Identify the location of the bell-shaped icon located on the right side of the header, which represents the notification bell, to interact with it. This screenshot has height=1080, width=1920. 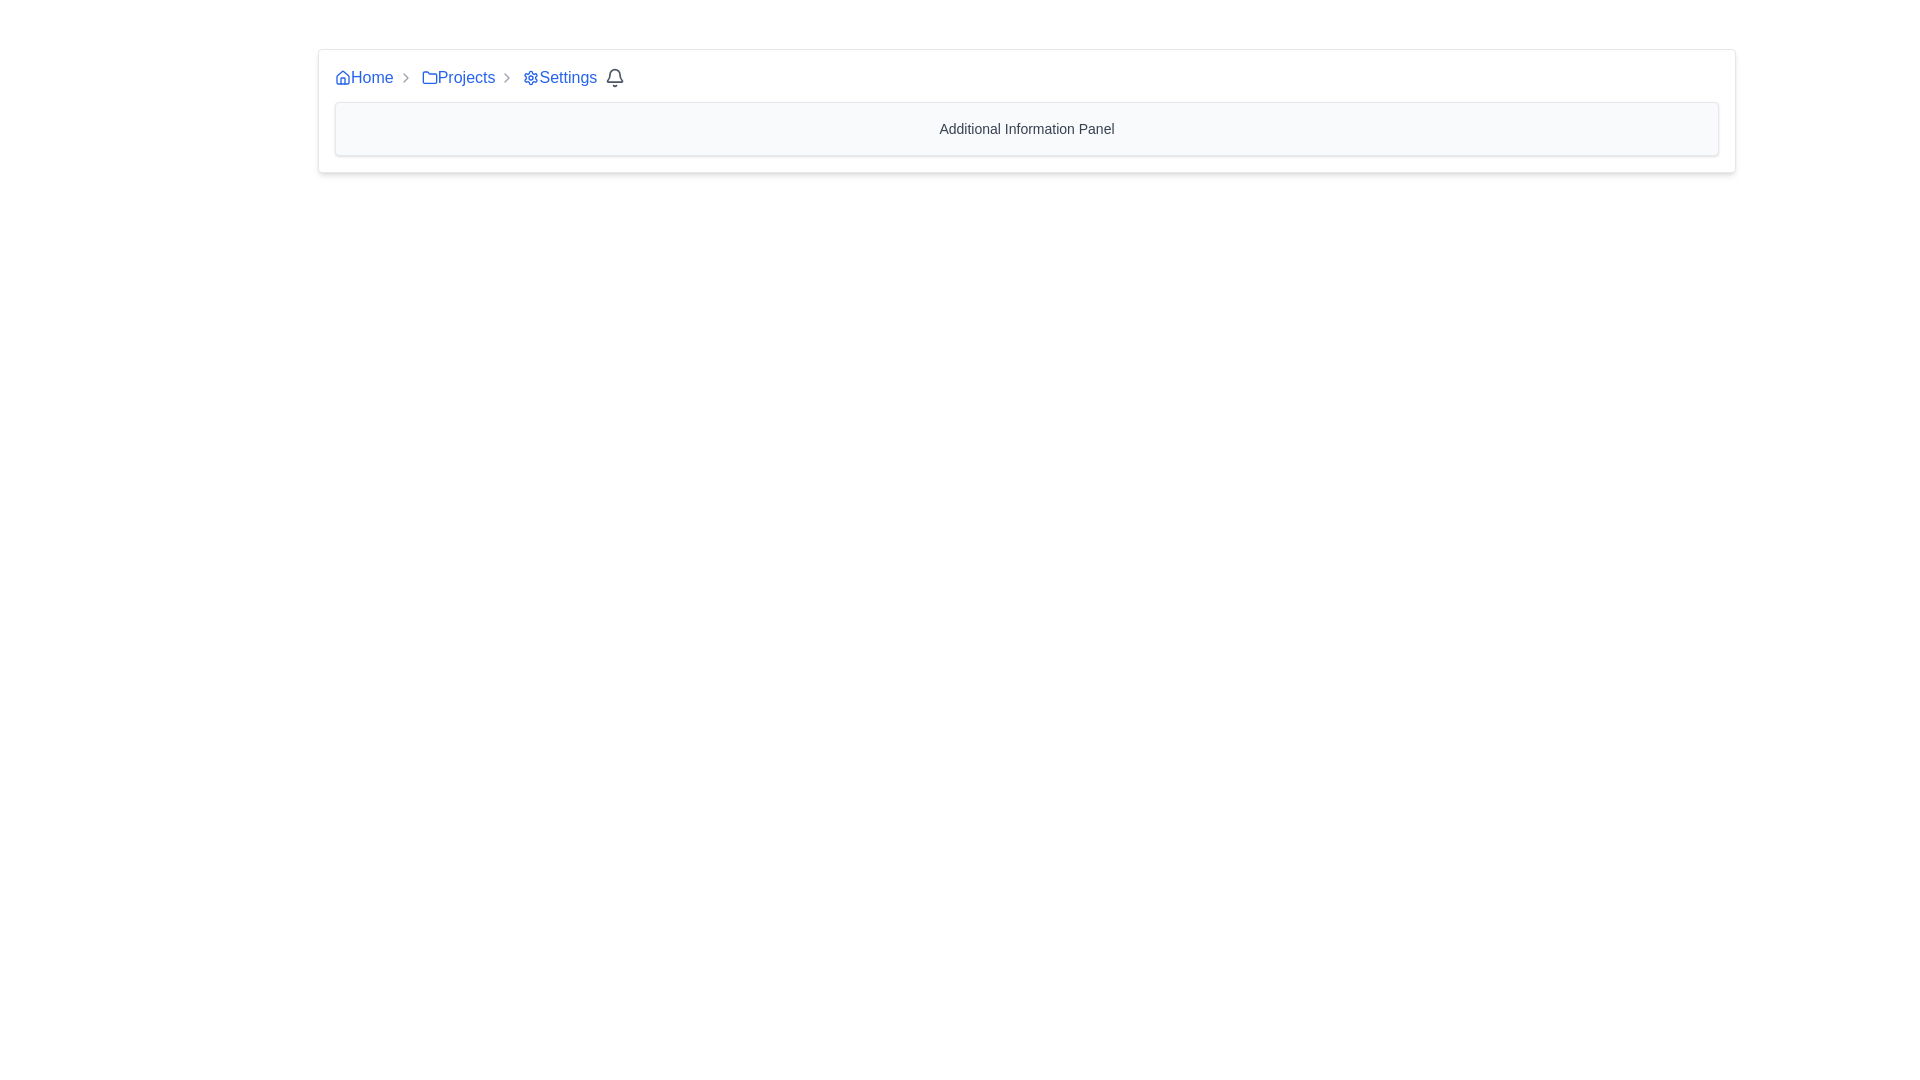
(614, 74).